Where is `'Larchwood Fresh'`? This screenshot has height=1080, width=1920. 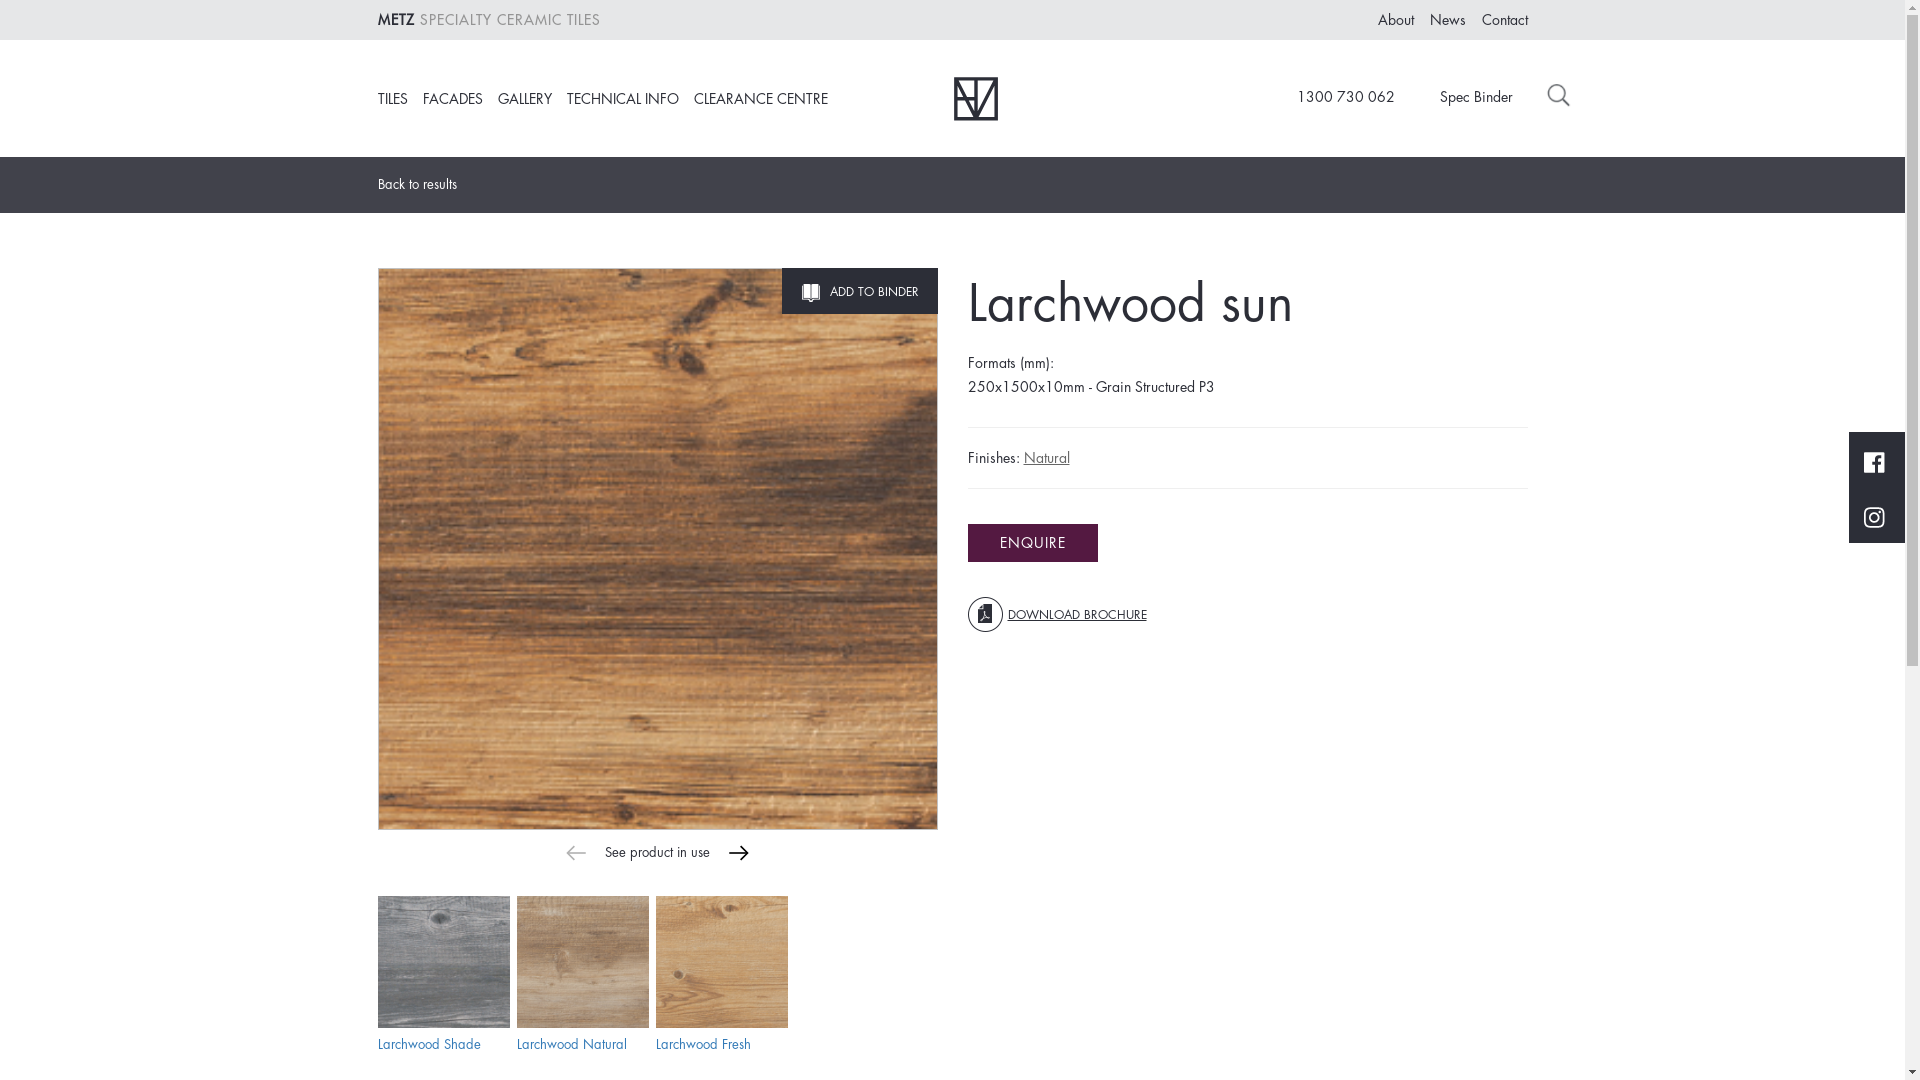
'Larchwood Fresh' is located at coordinates (720, 960).